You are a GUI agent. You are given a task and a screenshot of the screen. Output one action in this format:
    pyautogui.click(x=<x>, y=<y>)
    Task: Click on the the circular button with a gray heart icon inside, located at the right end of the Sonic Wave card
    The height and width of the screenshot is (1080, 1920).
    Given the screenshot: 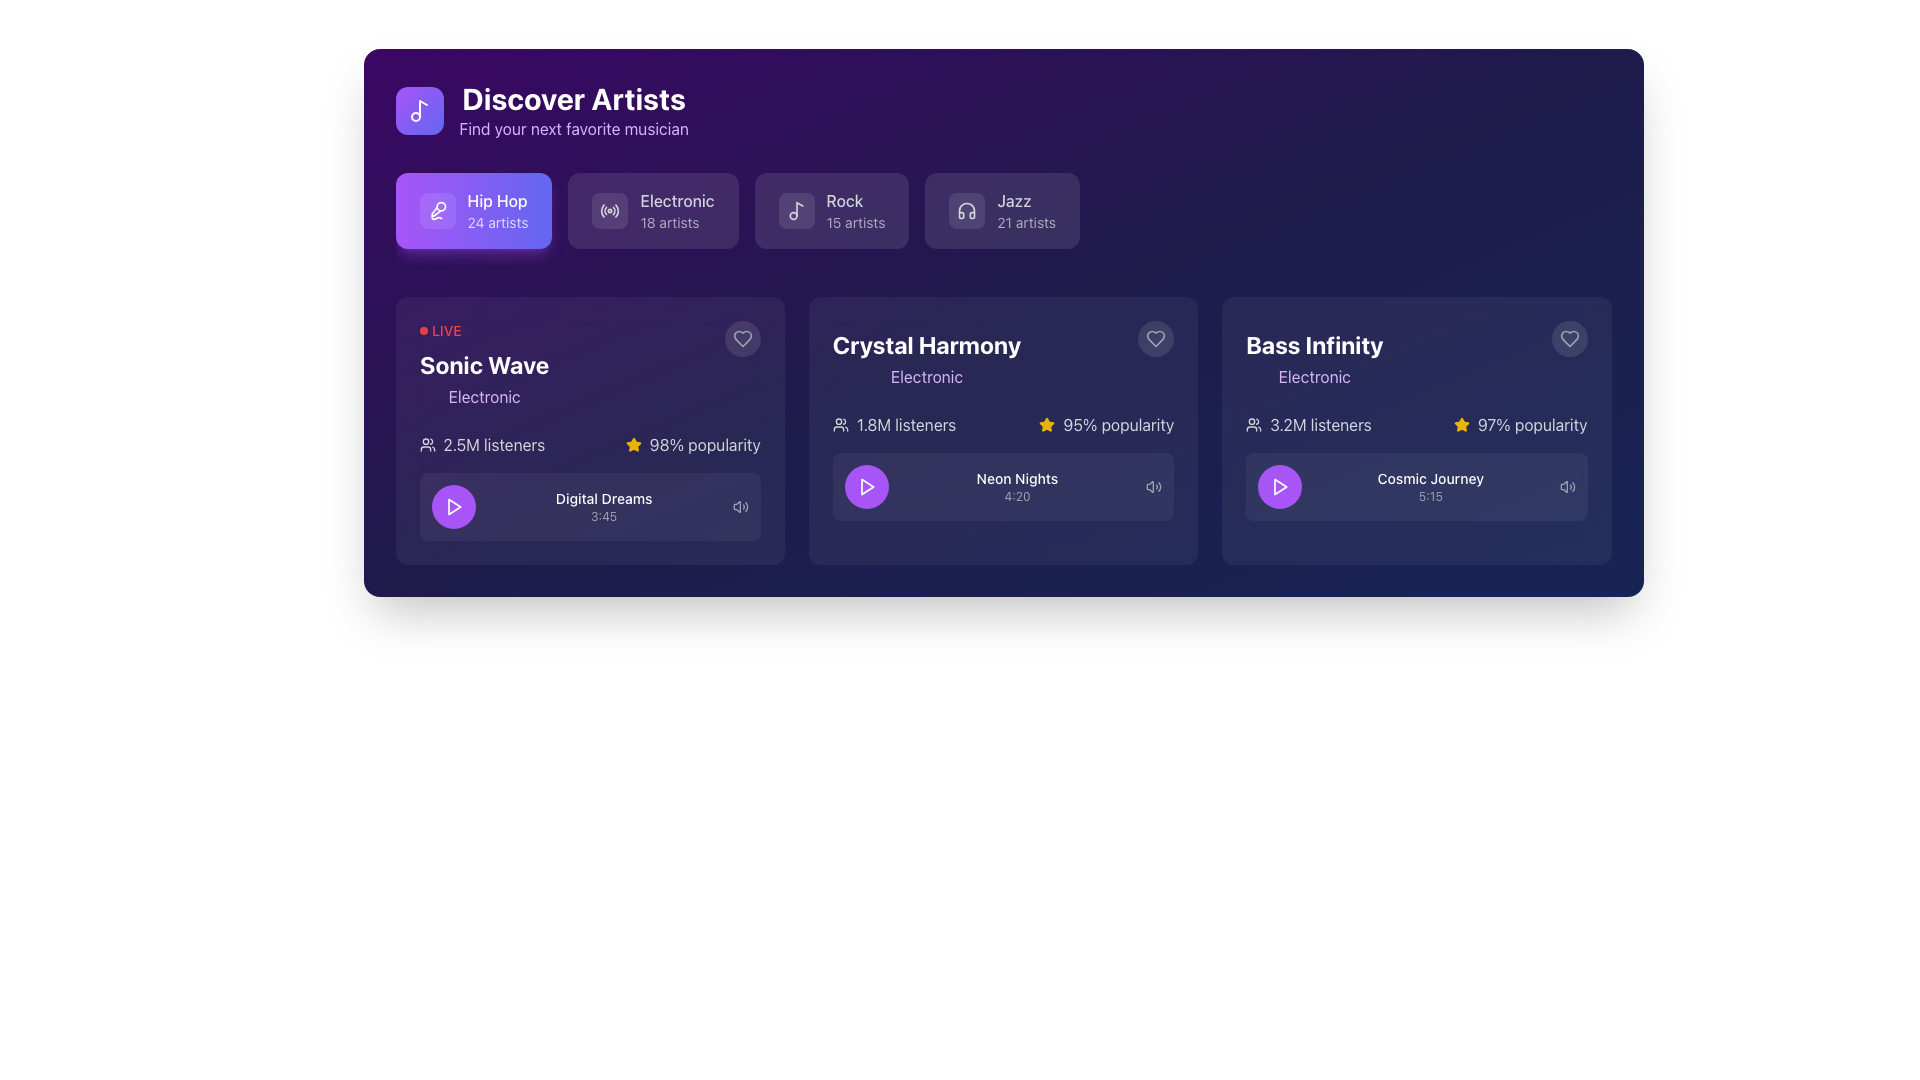 What is the action you would take?
    pyautogui.click(x=741, y=338)
    